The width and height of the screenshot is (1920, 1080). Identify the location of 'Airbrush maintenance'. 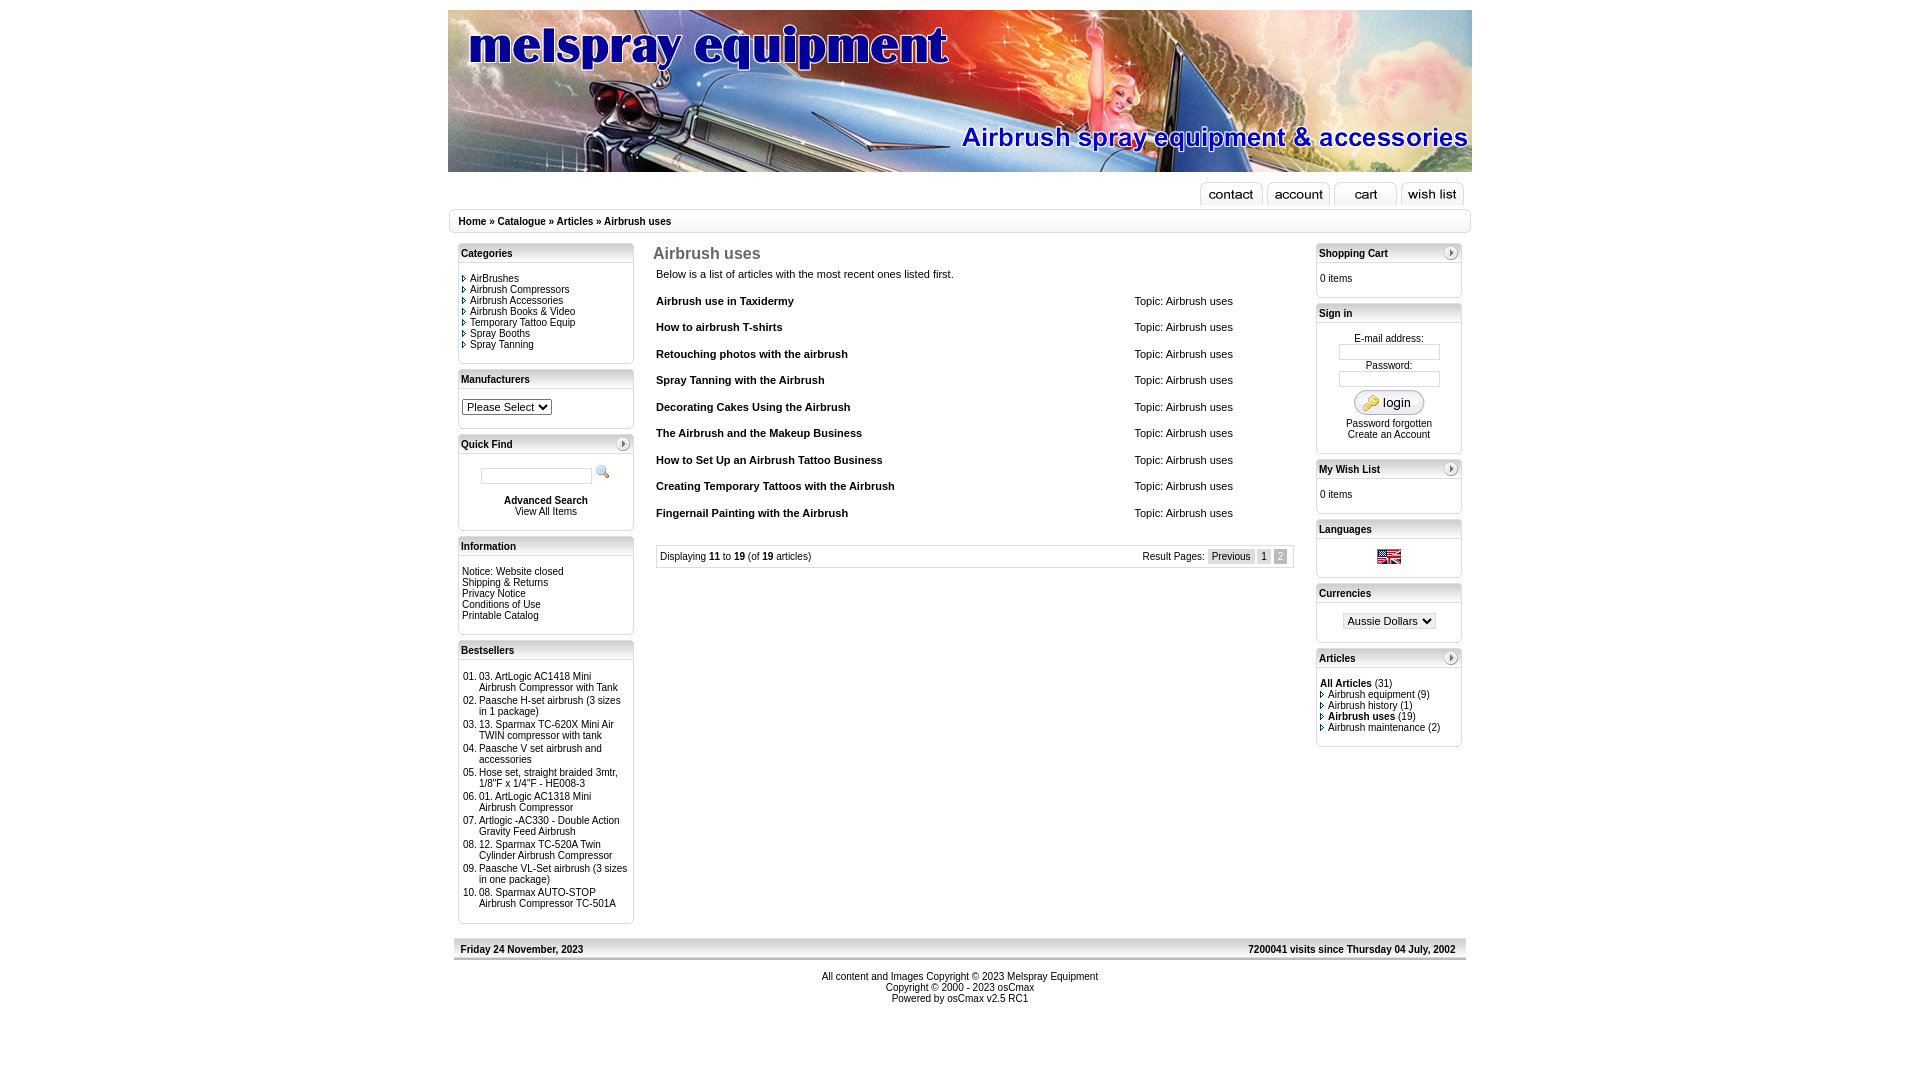
(1371, 727).